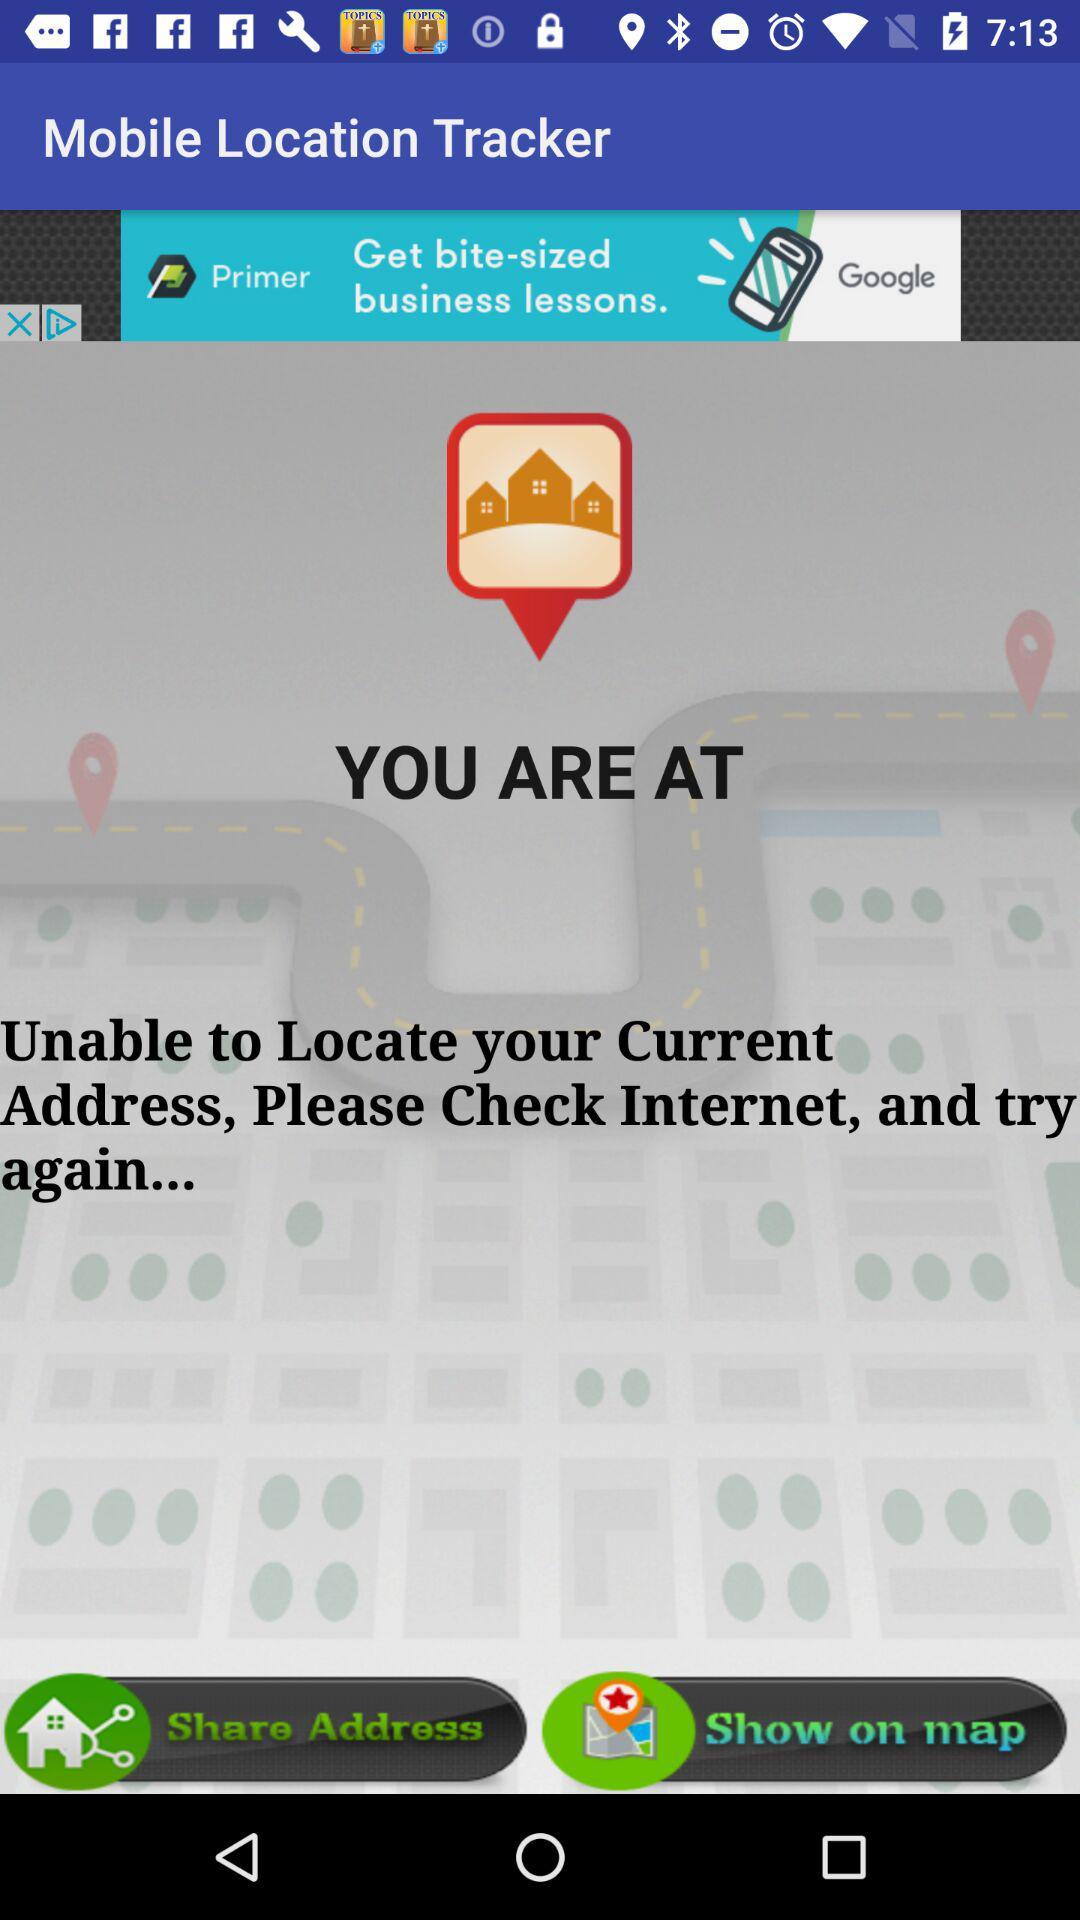  What do you see at coordinates (810, 1730) in the screenshot?
I see `show on map option` at bounding box center [810, 1730].